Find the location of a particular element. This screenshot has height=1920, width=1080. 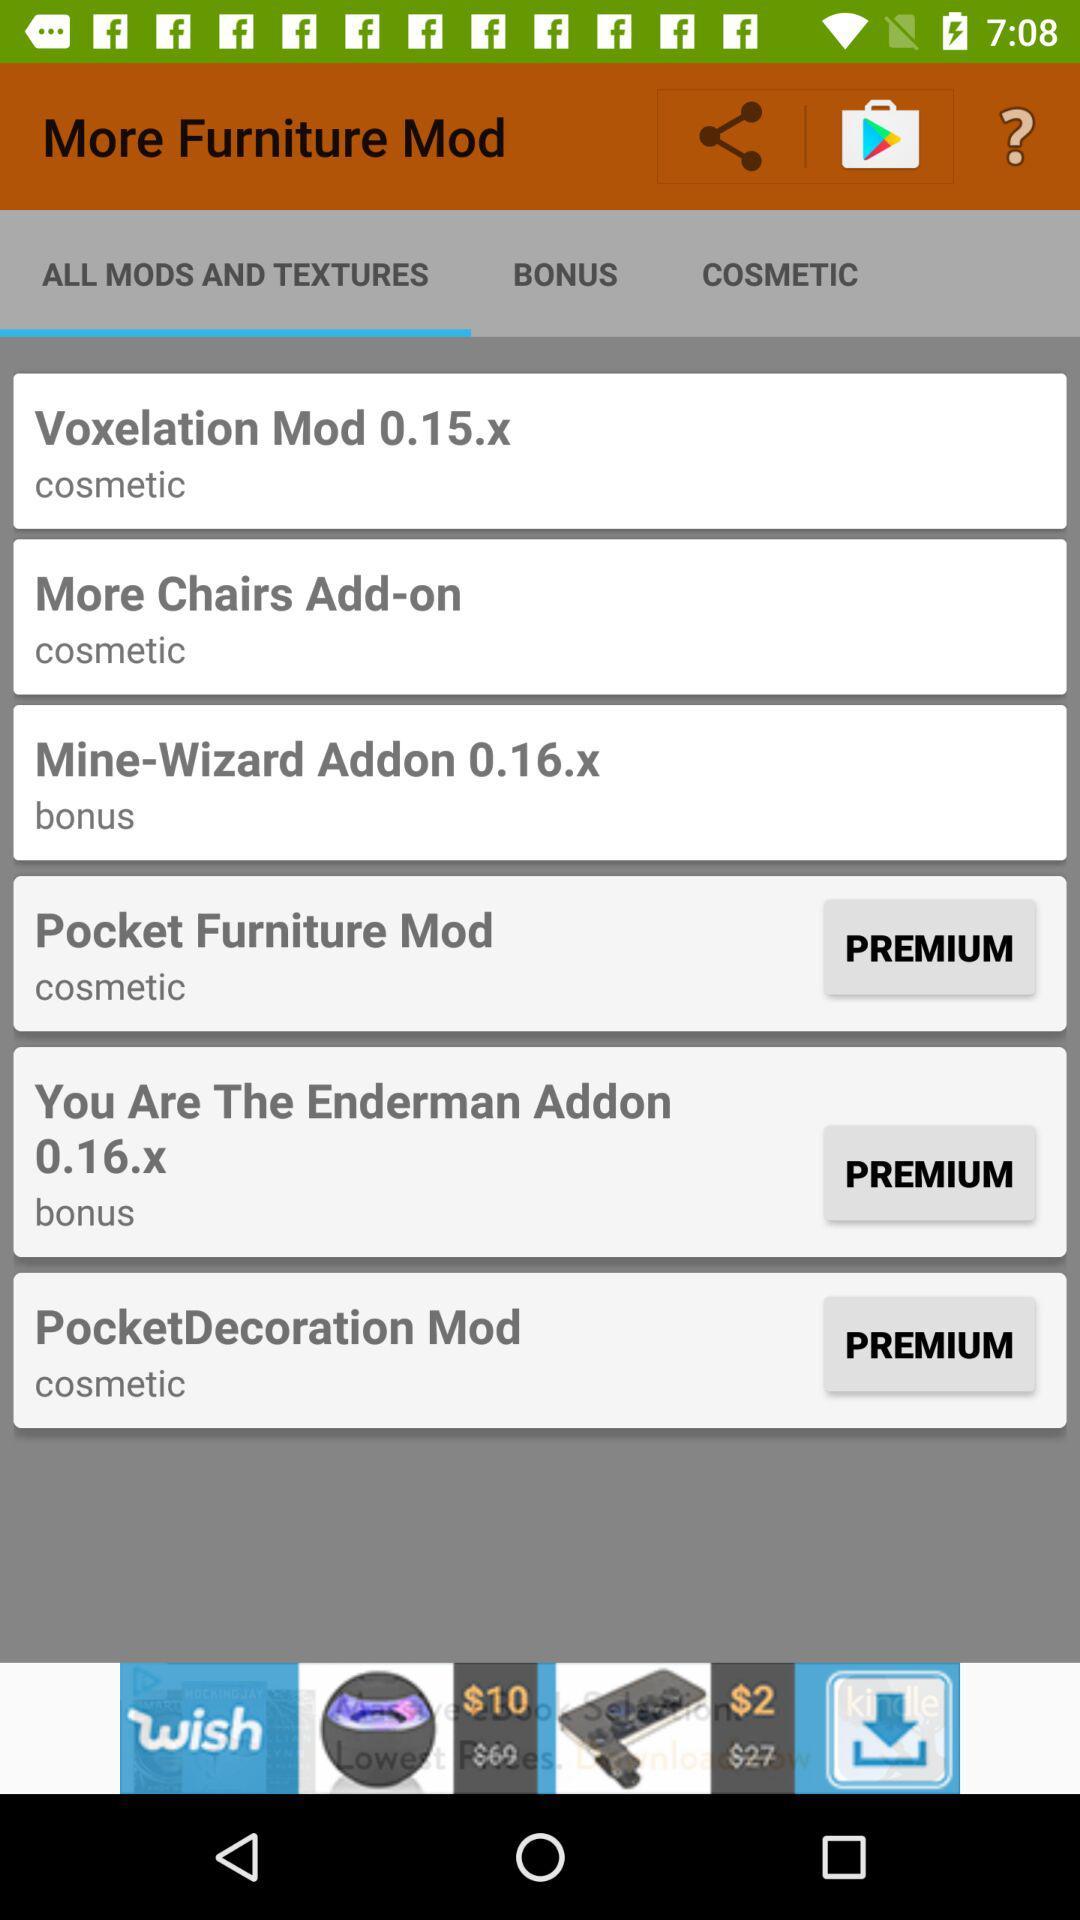

minewizard addon 016x option is located at coordinates (540, 781).